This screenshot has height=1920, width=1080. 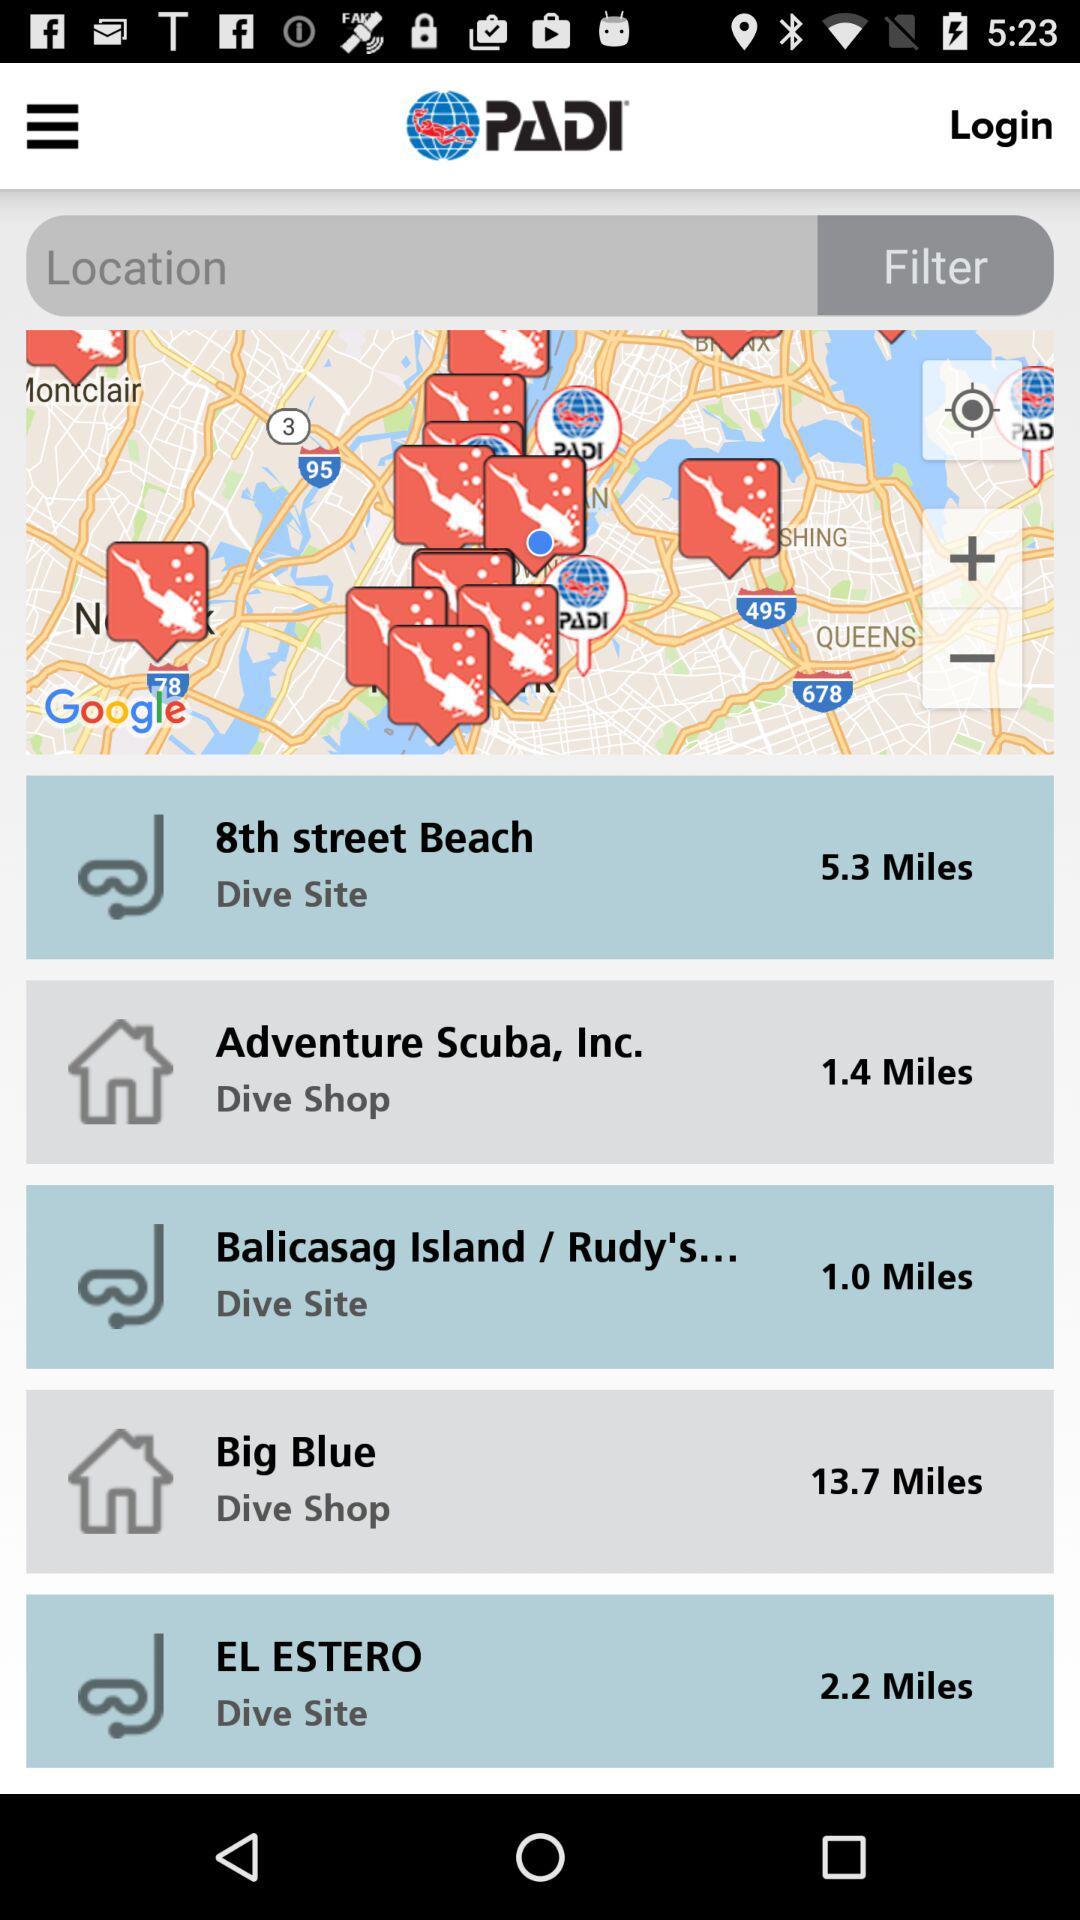 I want to click on the 2.2 miles item, so click(x=909, y=1680).